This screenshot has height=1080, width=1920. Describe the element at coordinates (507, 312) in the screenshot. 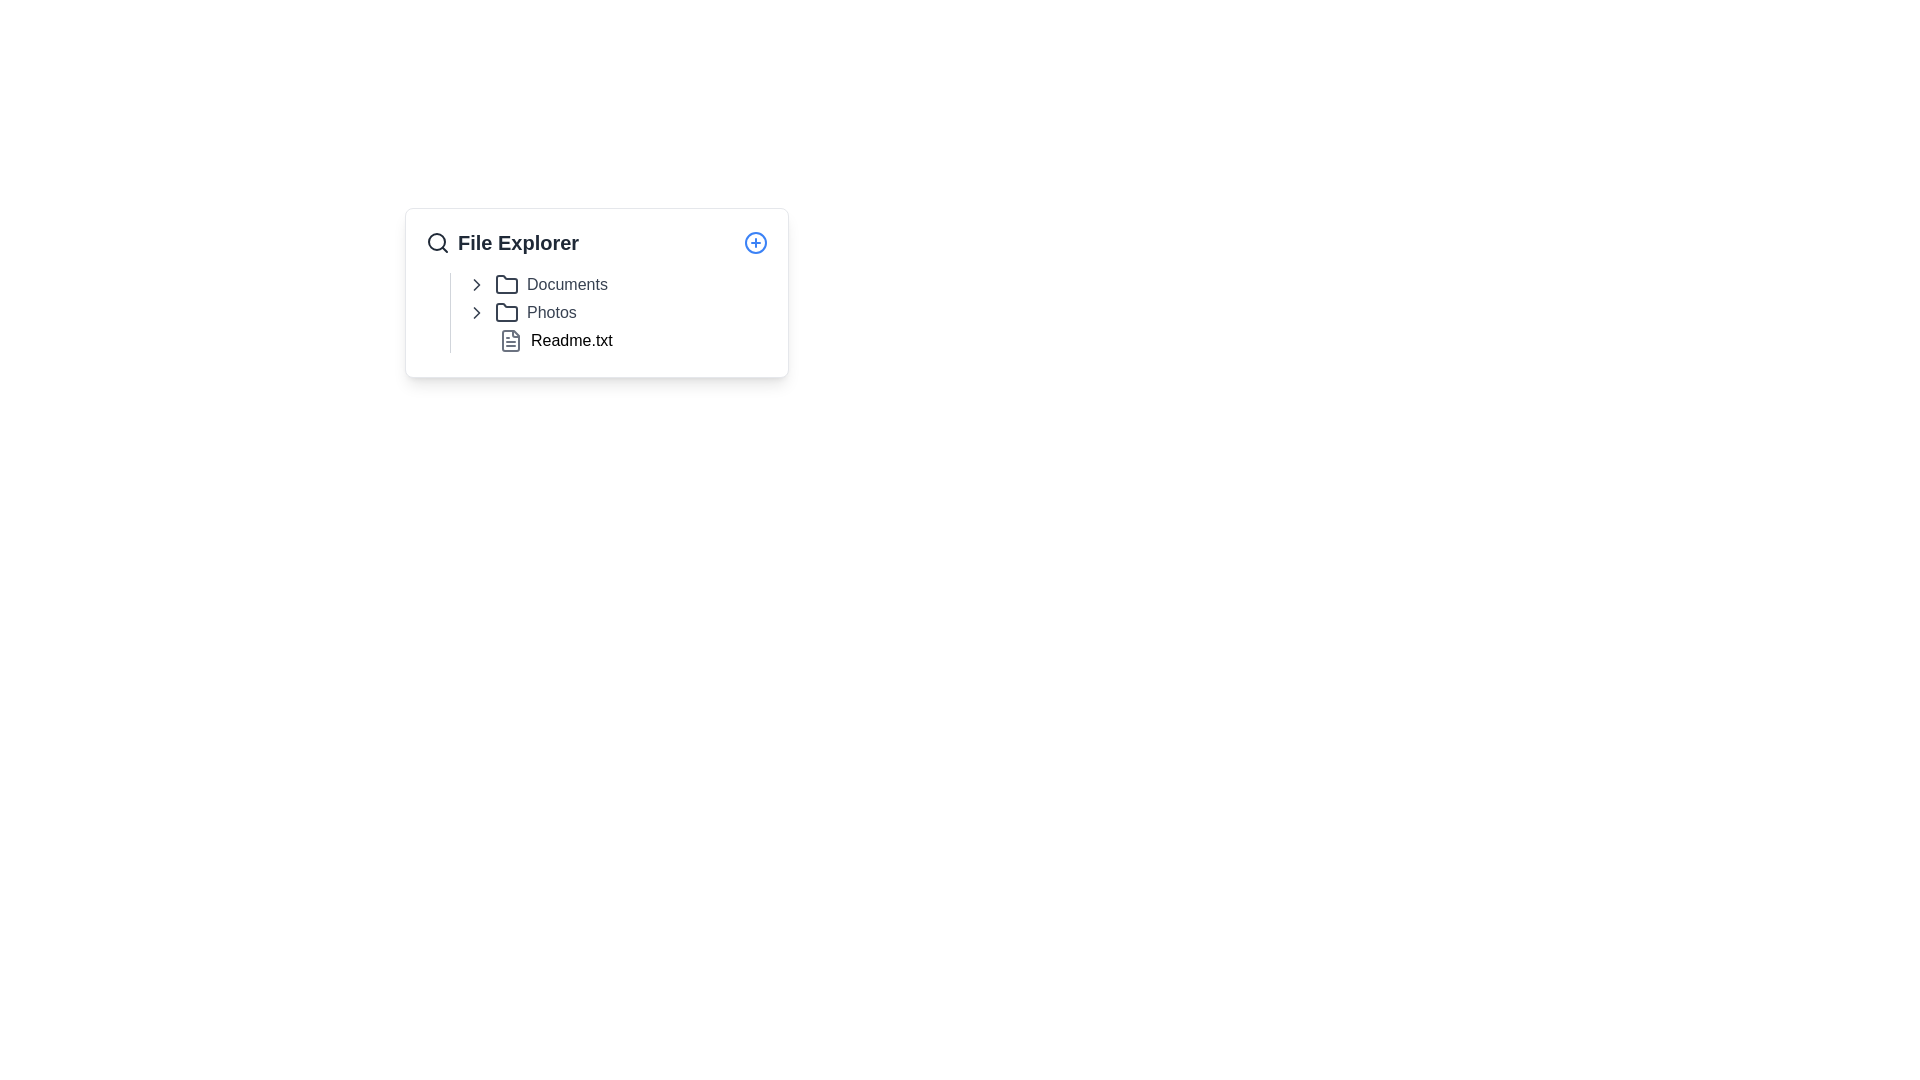

I see `the decorative icon for the 'Photos' folder entry, which is positioned to the left of the text label 'Photos'` at that location.